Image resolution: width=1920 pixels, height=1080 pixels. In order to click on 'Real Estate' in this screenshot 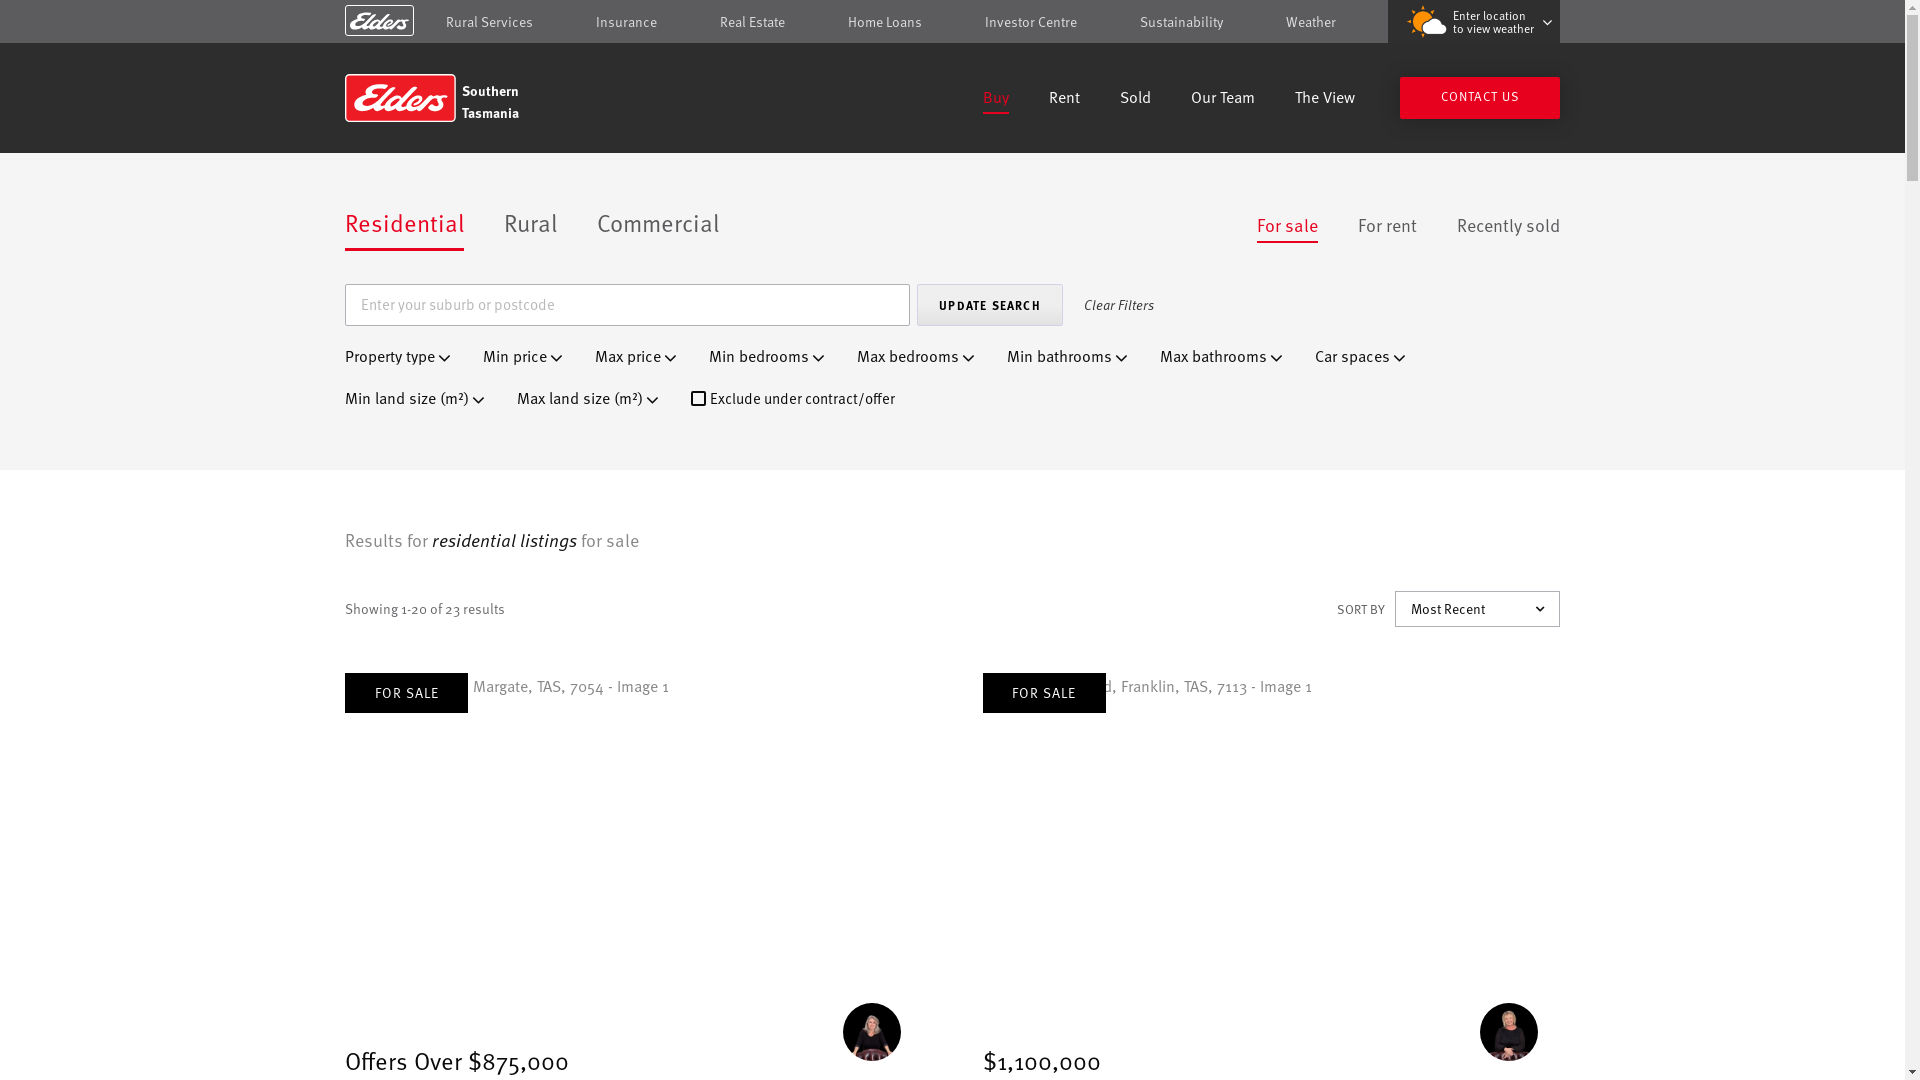, I will do `click(751, 21)`.